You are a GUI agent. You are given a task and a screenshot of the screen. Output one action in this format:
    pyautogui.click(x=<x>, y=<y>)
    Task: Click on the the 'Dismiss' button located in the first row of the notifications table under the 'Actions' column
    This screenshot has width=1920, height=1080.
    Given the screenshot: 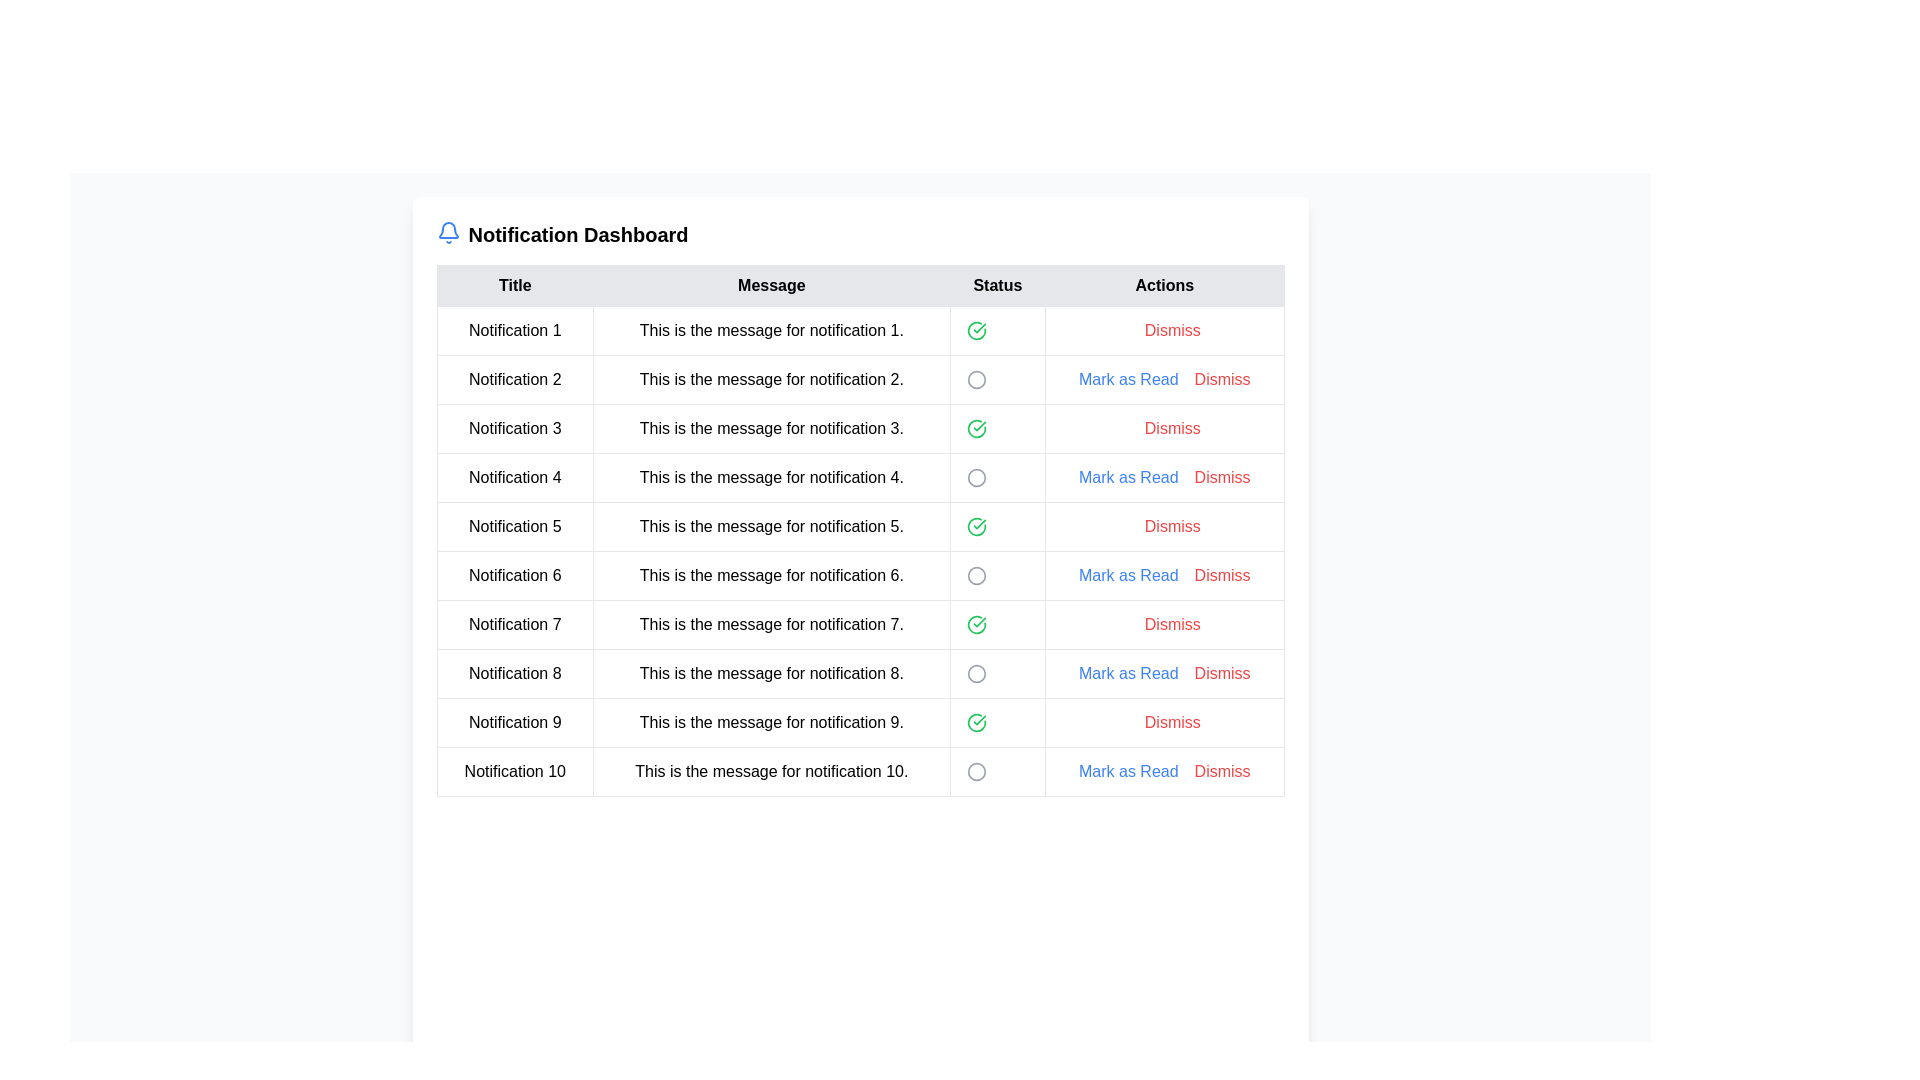 What is the action you would take?
    pyautogui.click(x=1172, y=330)
    